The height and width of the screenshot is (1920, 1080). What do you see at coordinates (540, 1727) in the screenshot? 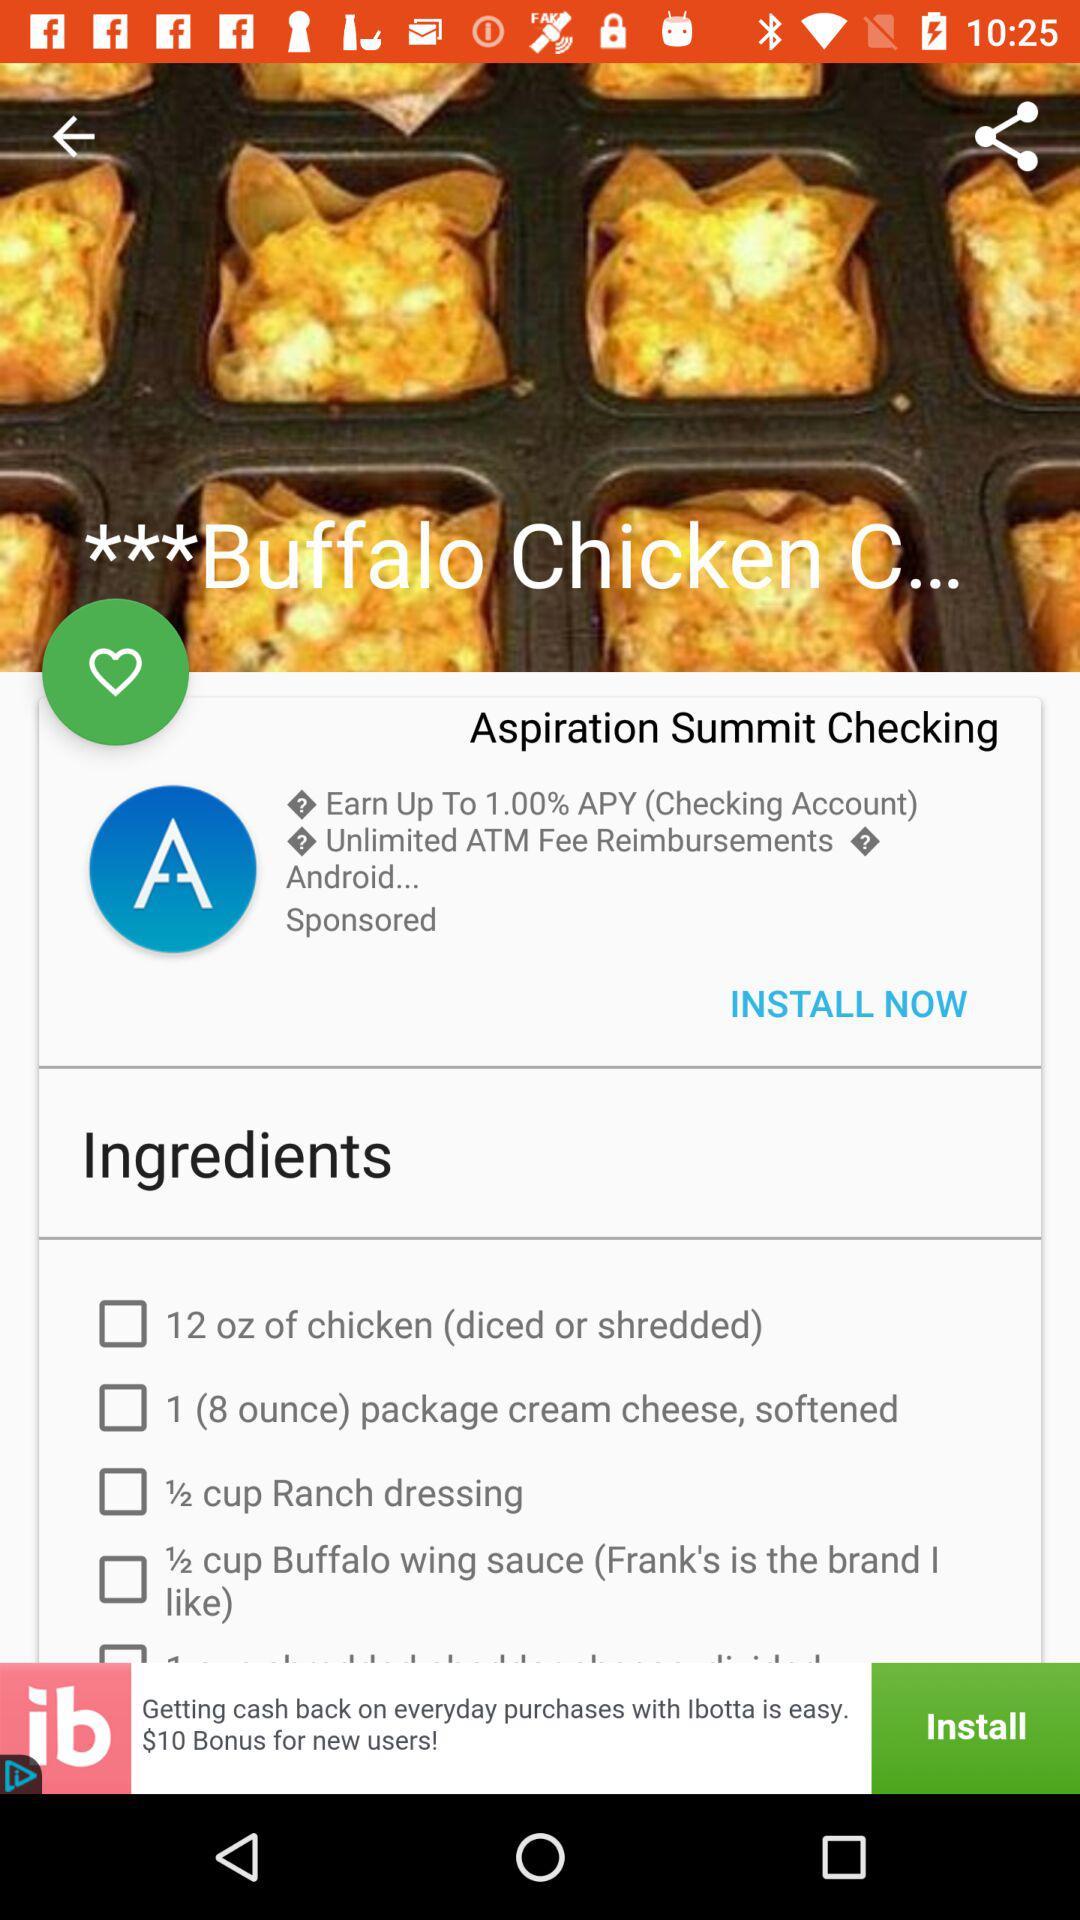
I see `advertisement` at bounding box center [540, 1727].